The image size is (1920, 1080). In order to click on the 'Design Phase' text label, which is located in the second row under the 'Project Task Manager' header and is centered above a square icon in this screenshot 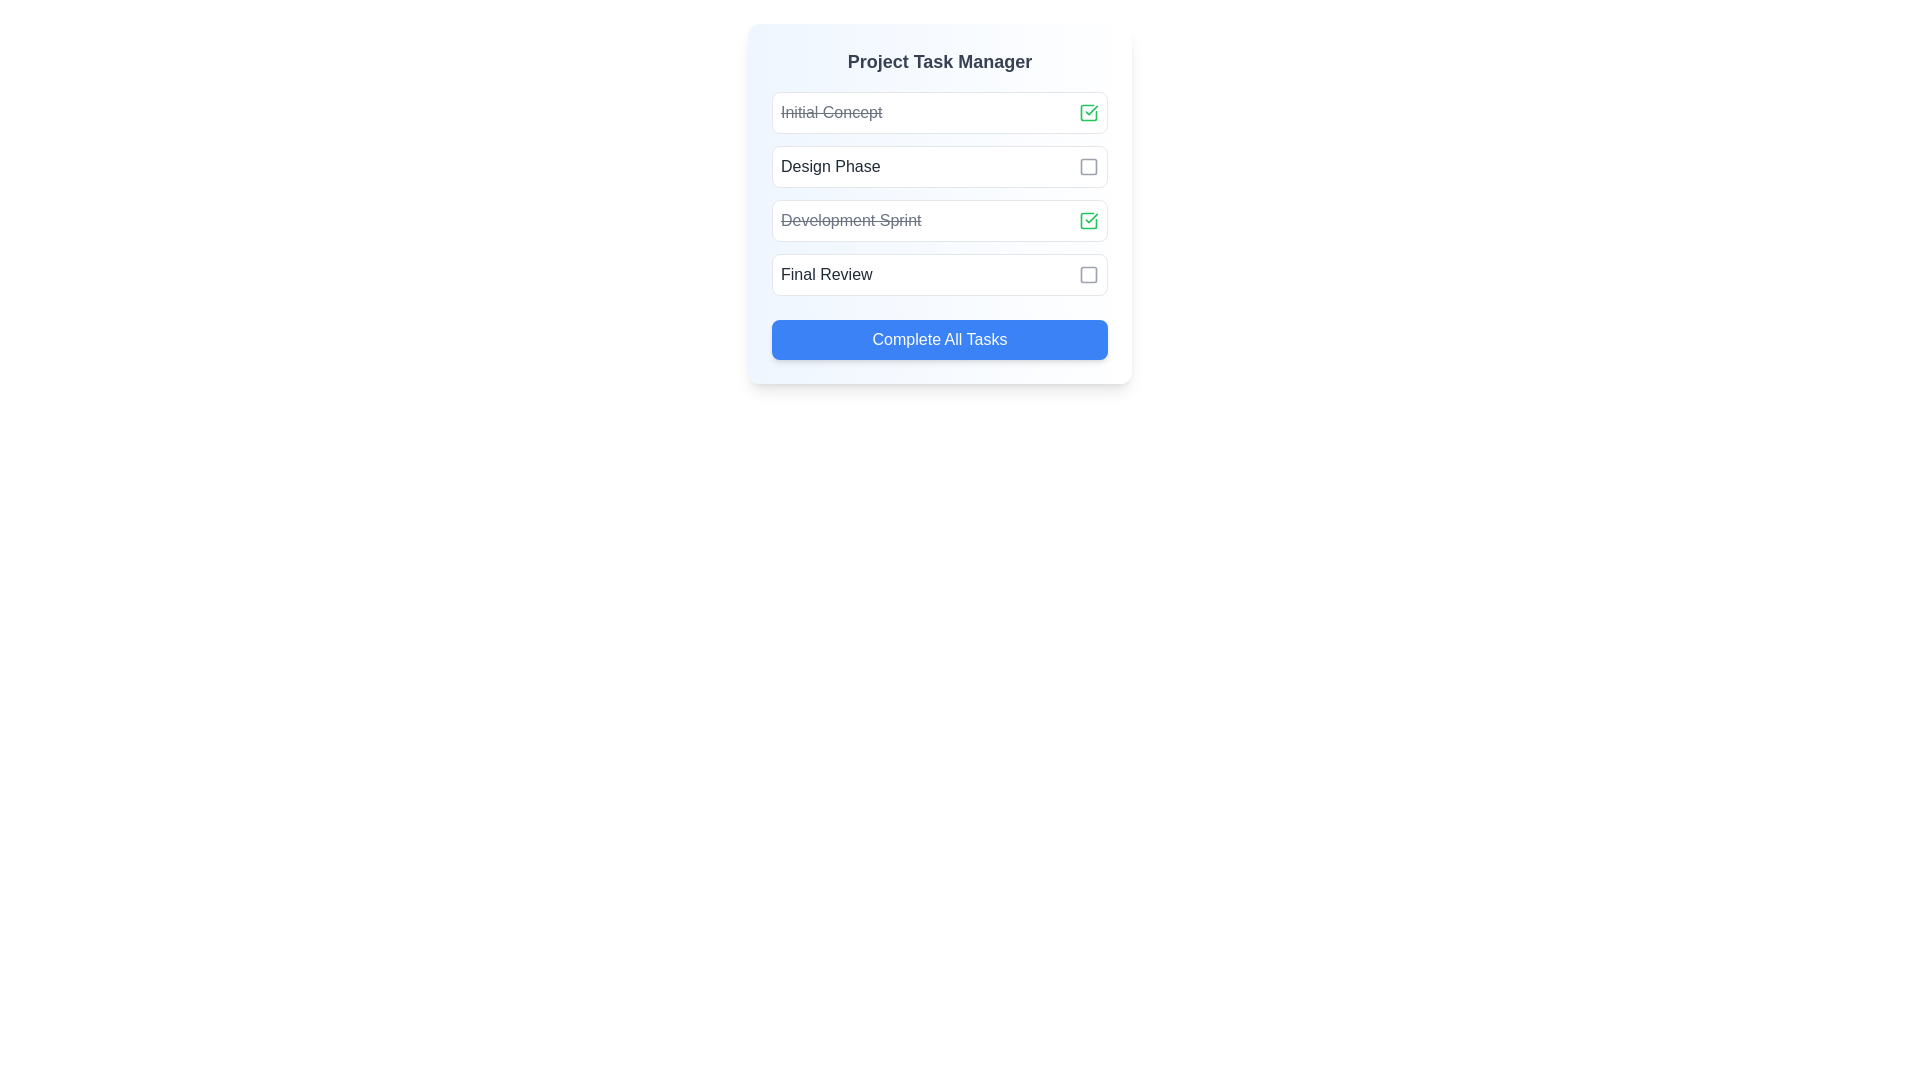, I will do `click(830, 165)`.